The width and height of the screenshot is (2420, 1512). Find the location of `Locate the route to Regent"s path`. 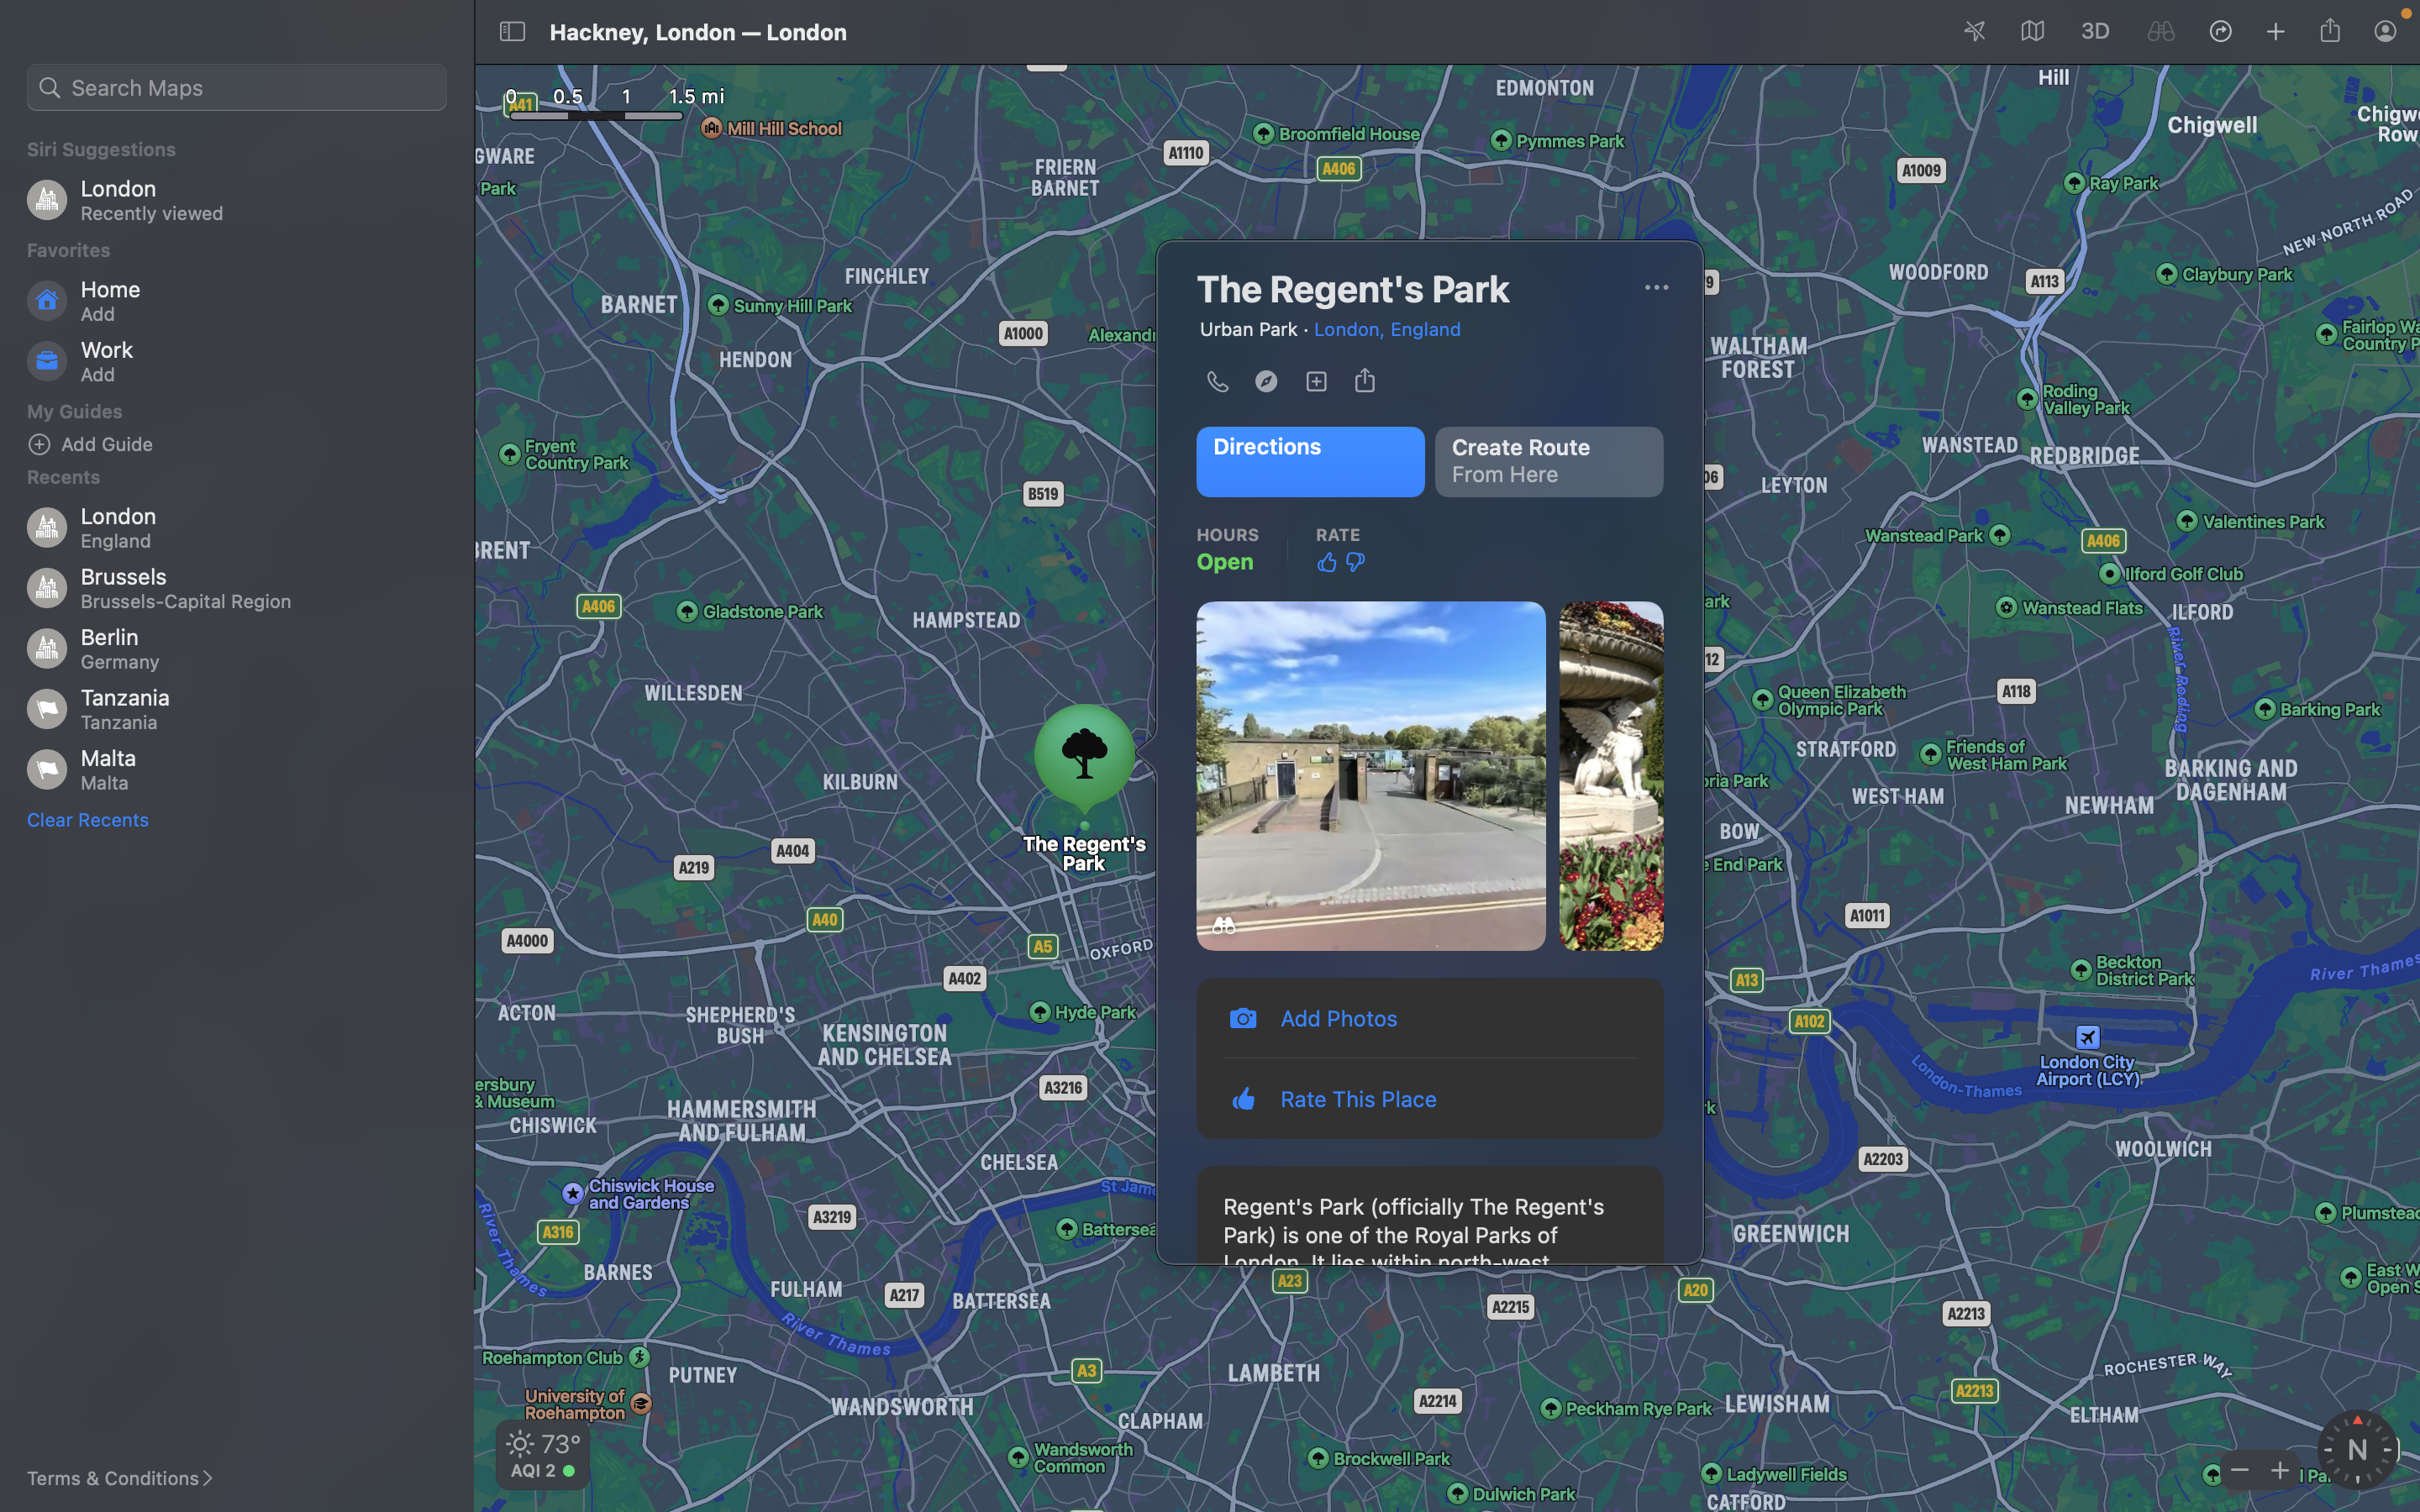

Locate the route to Regent"s path is located at coordinates (1307, 461).